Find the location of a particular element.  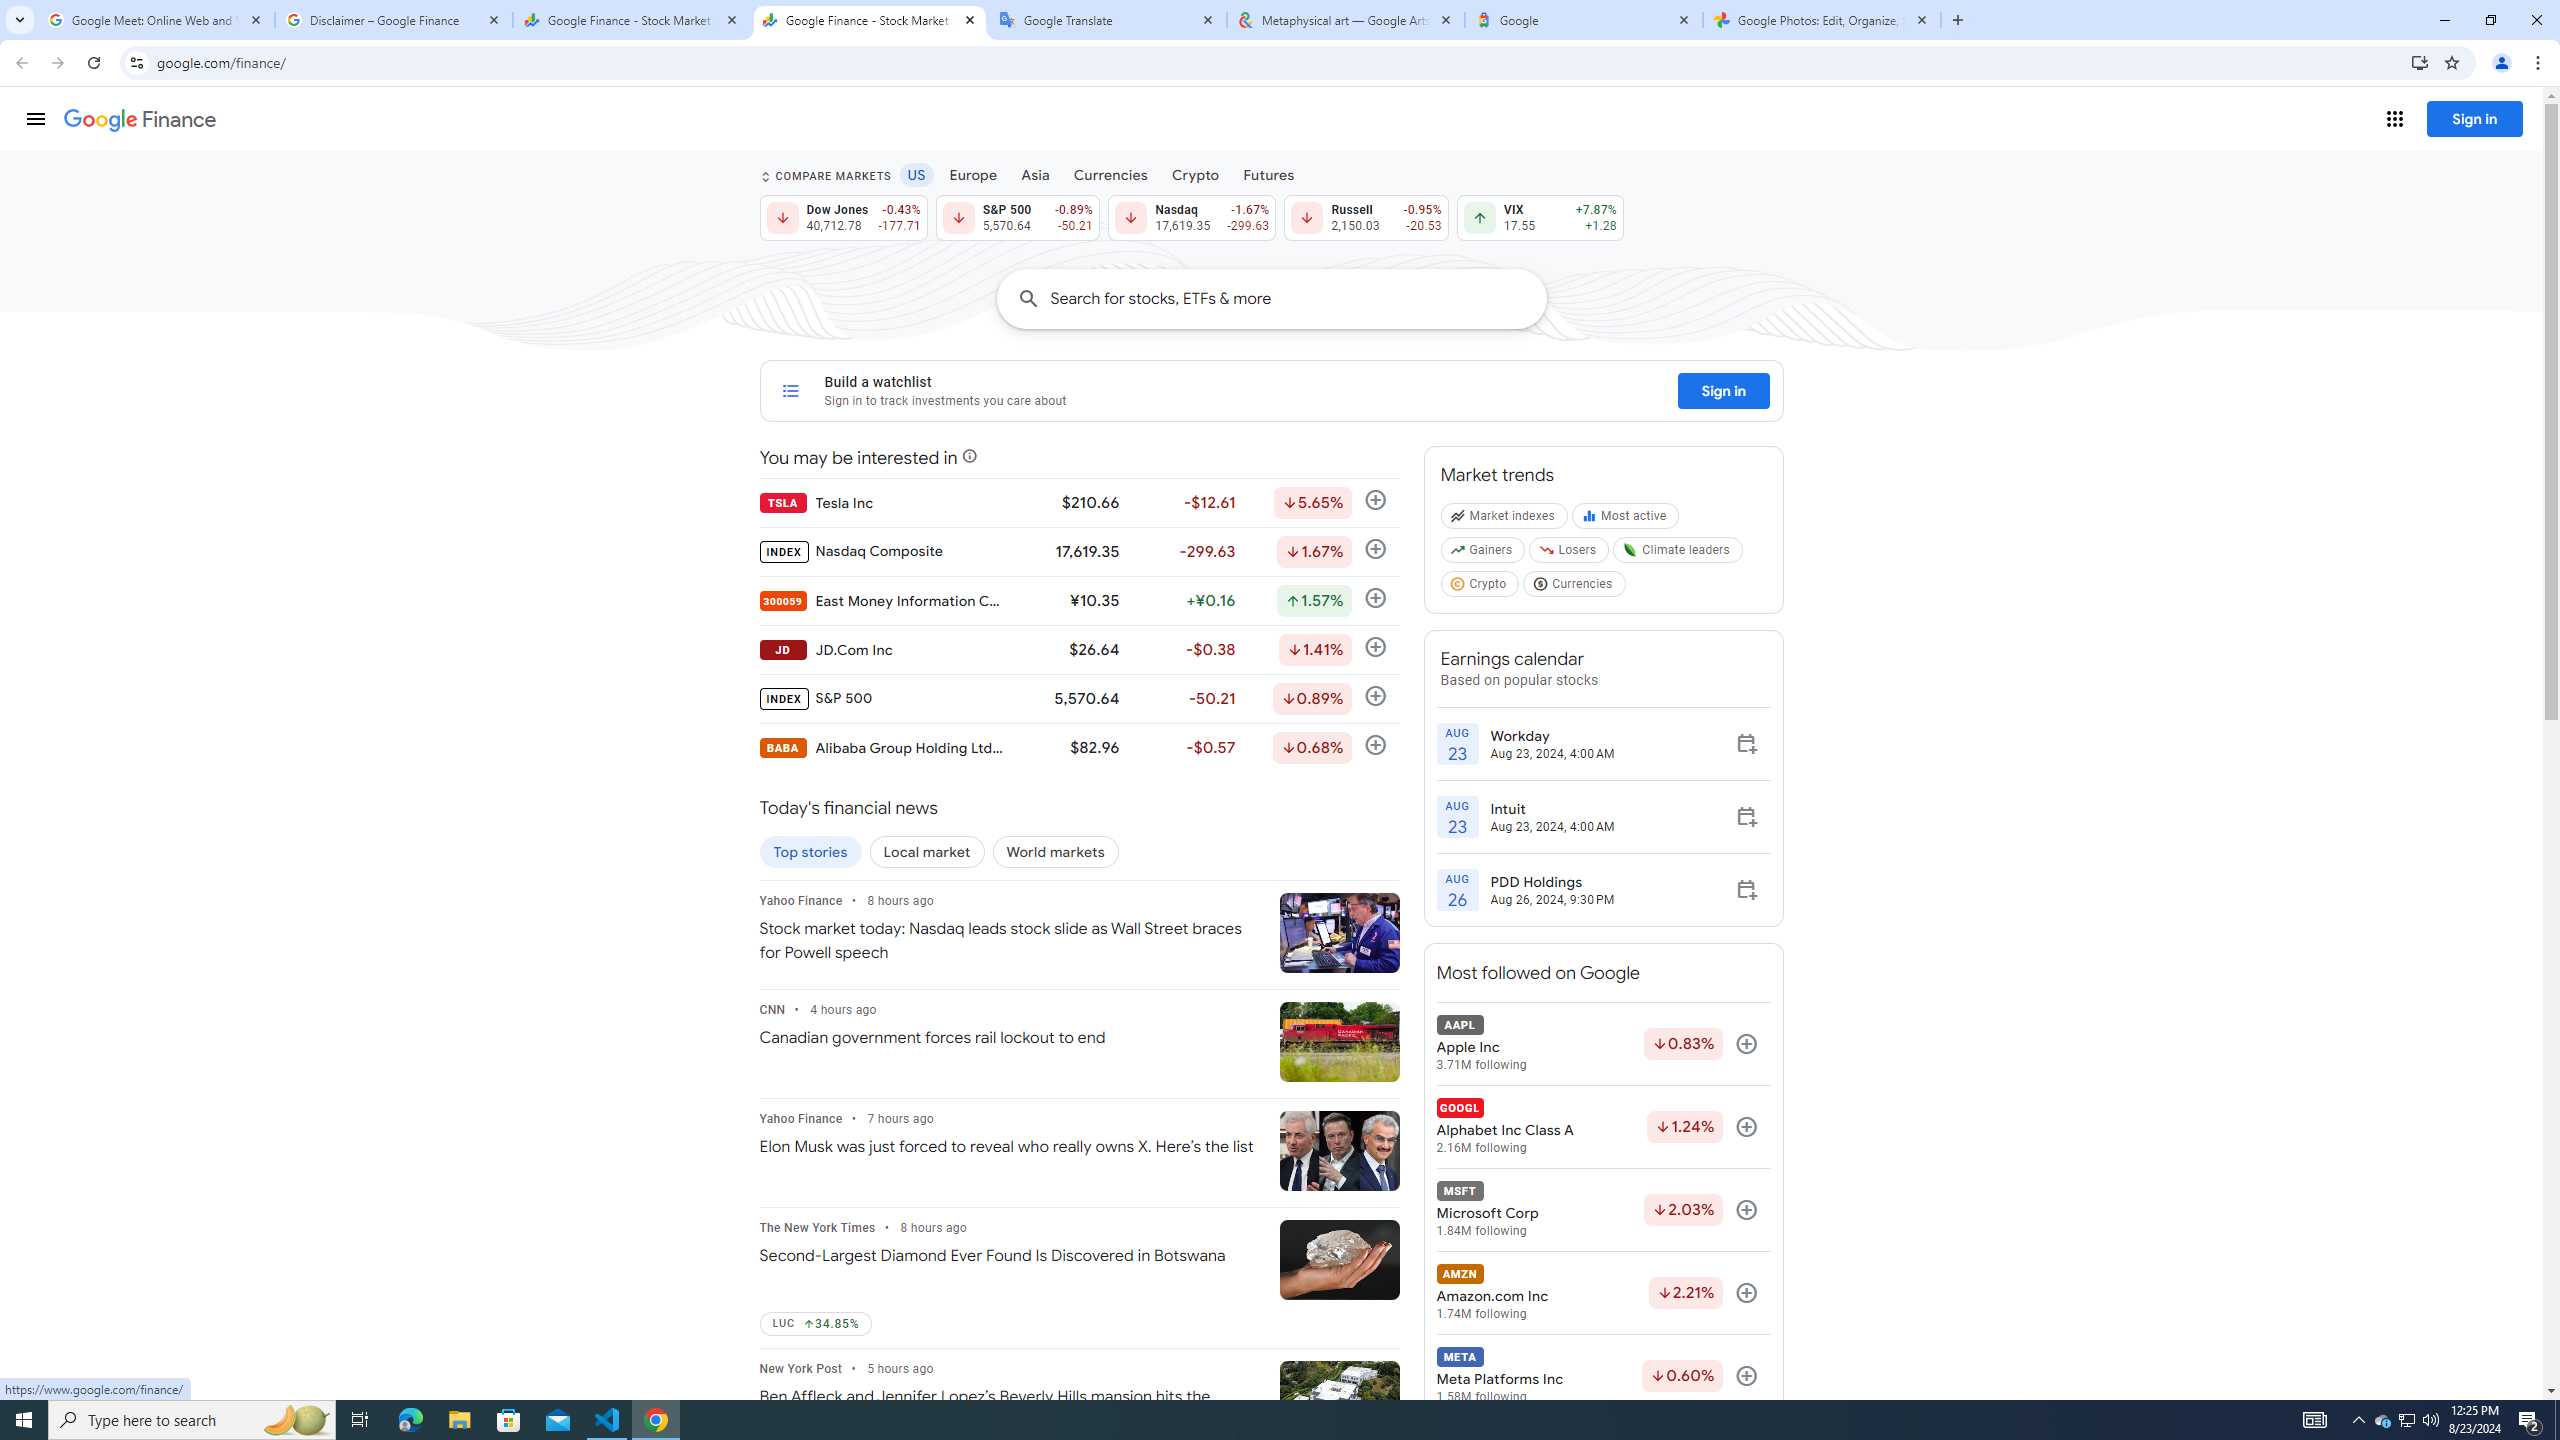

'S&P 500 5,570.64 Down by 0.89% -50.21' is located at coordinates (1016, 217).